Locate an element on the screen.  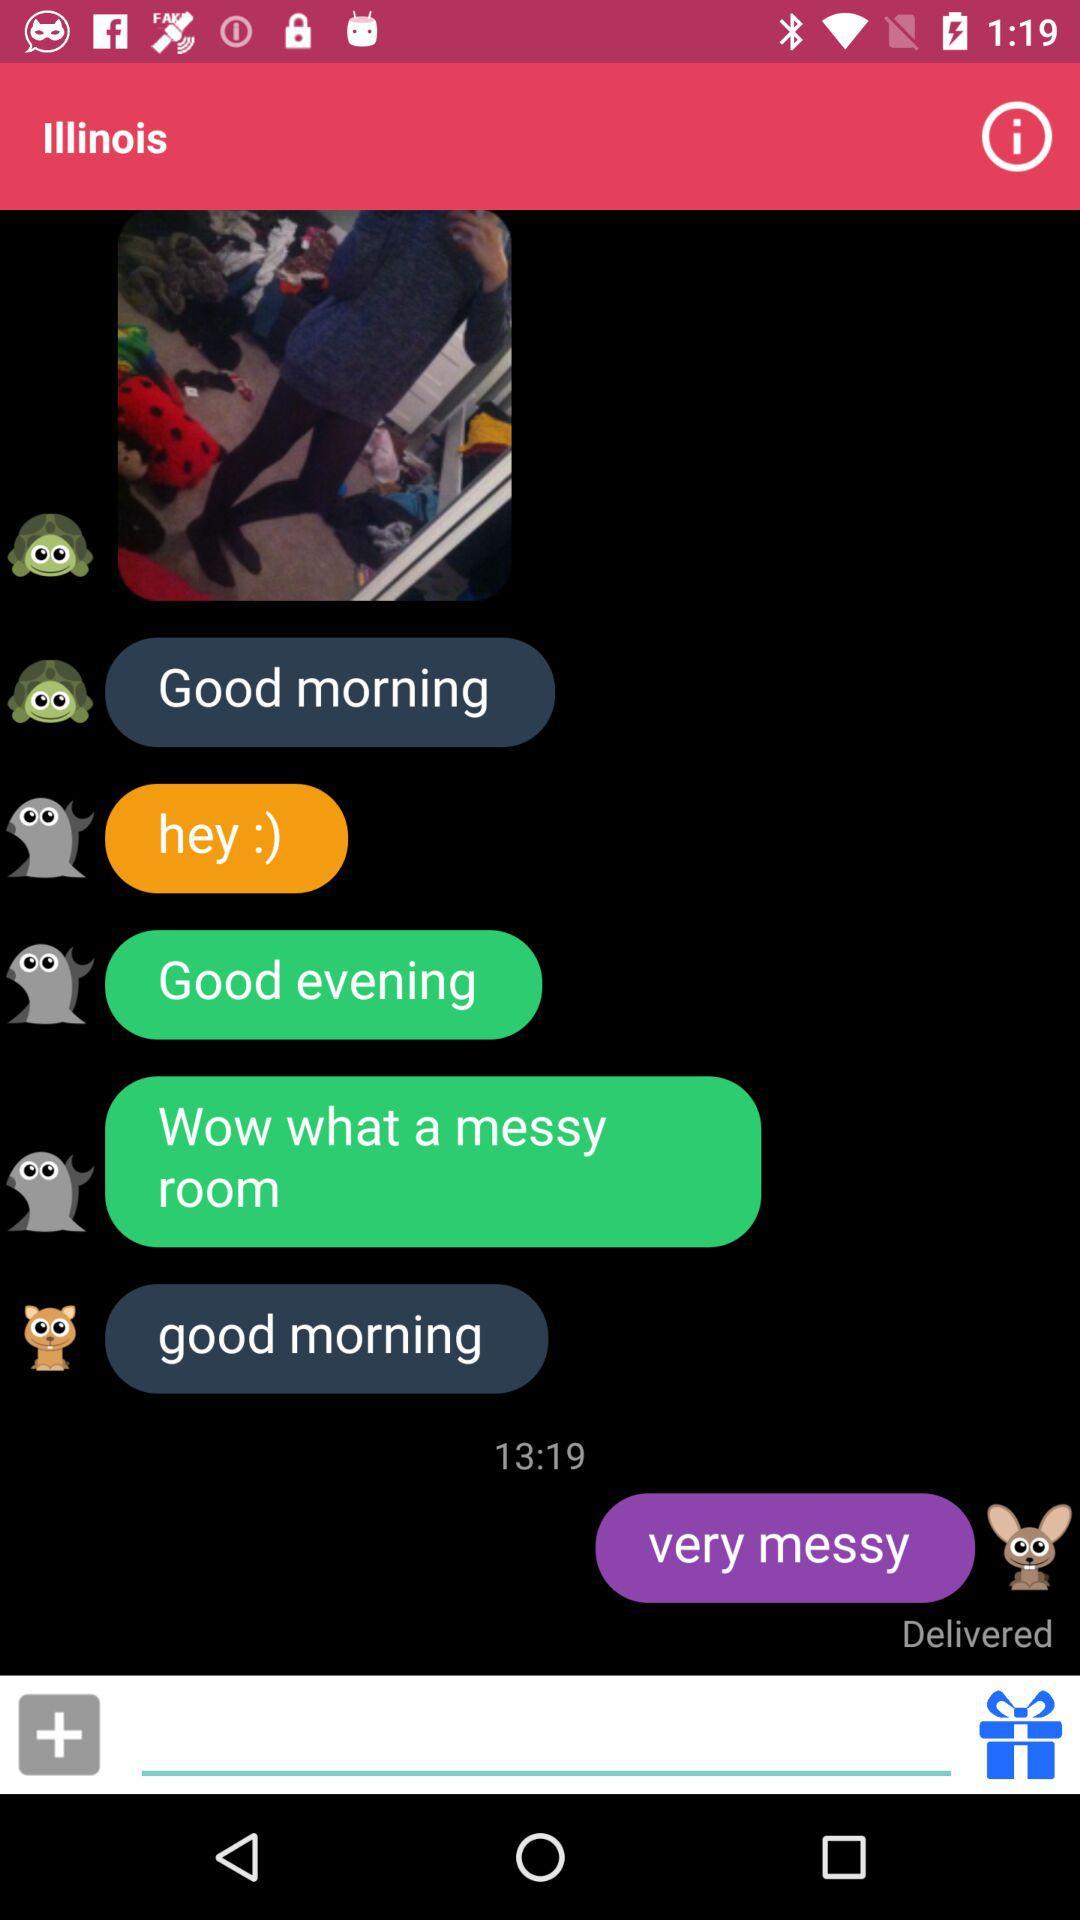
click the ghost is located at coordinates (49, 837).